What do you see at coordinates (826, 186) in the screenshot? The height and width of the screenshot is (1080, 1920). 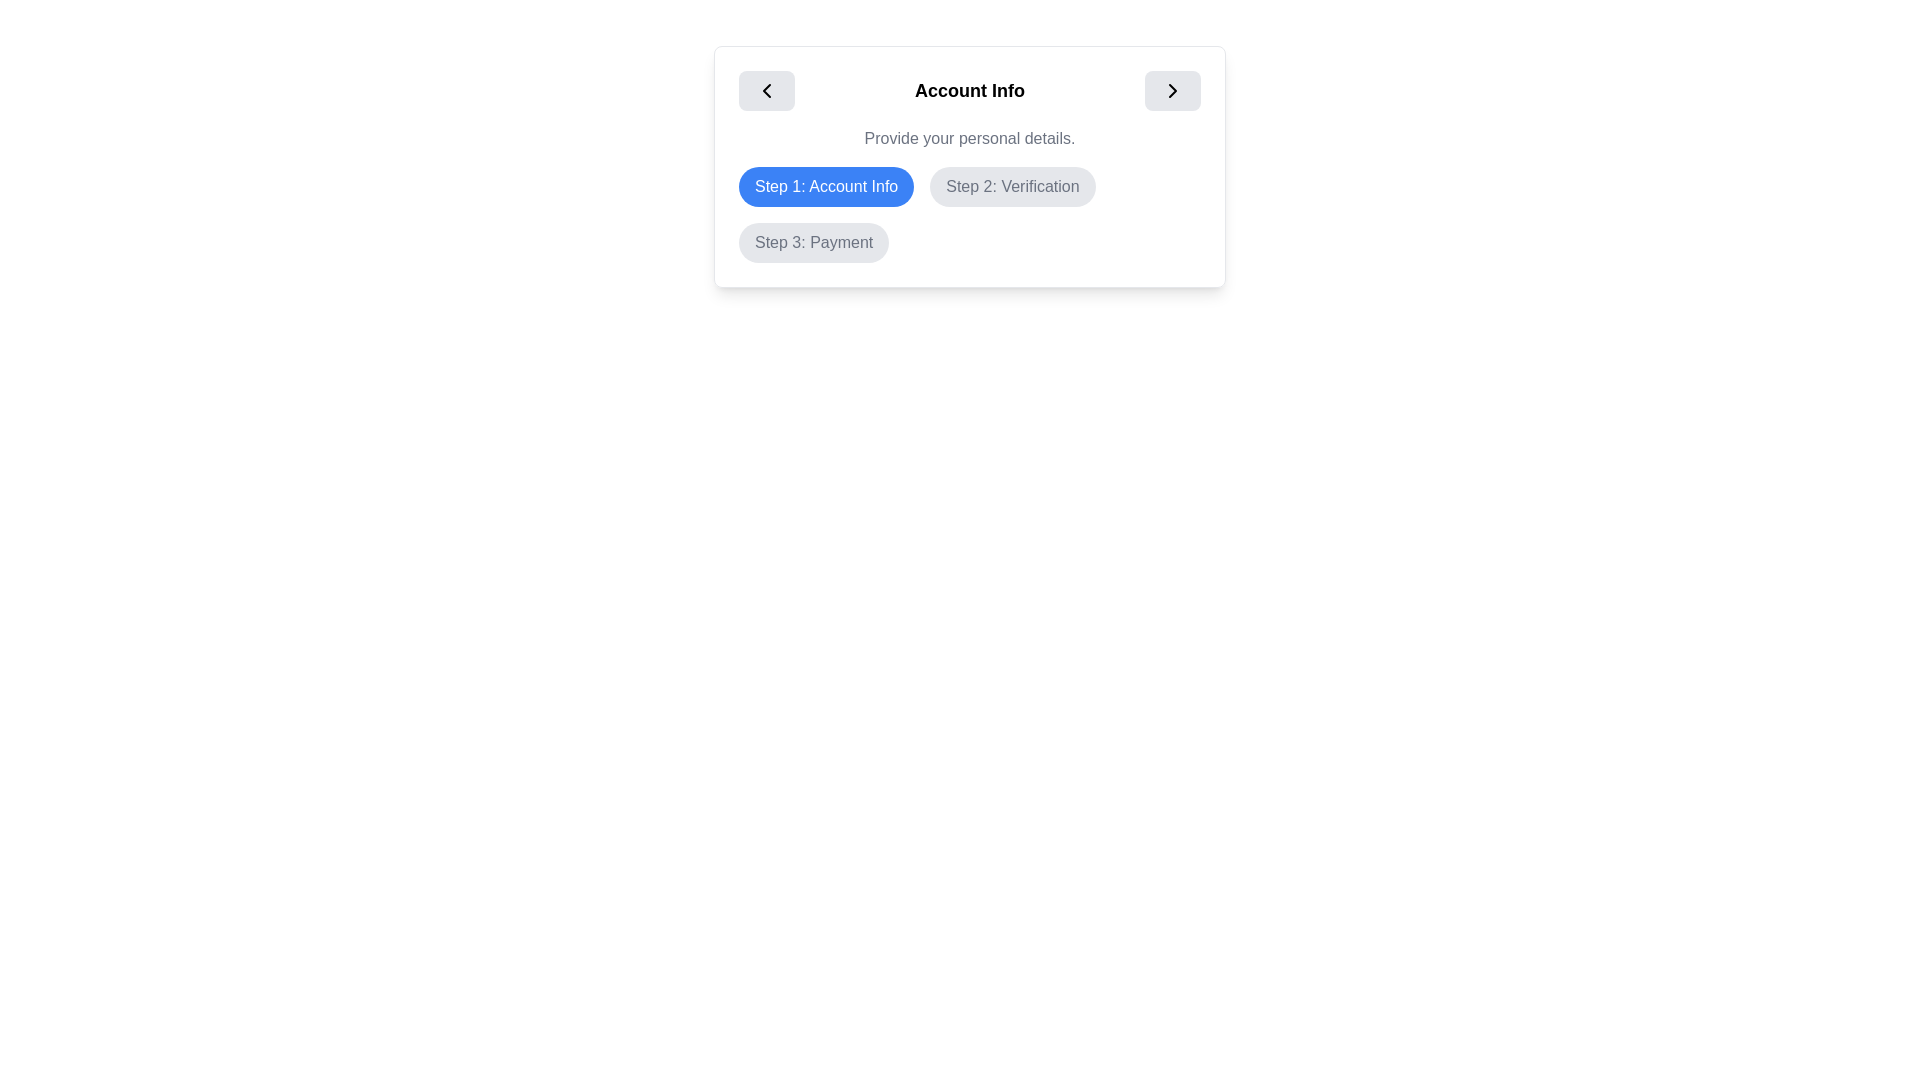 I see `the first button in a row representing steps in a multi-step process, positioned above the 'Step 3: Payment' button` at bounding box center [826, 186].